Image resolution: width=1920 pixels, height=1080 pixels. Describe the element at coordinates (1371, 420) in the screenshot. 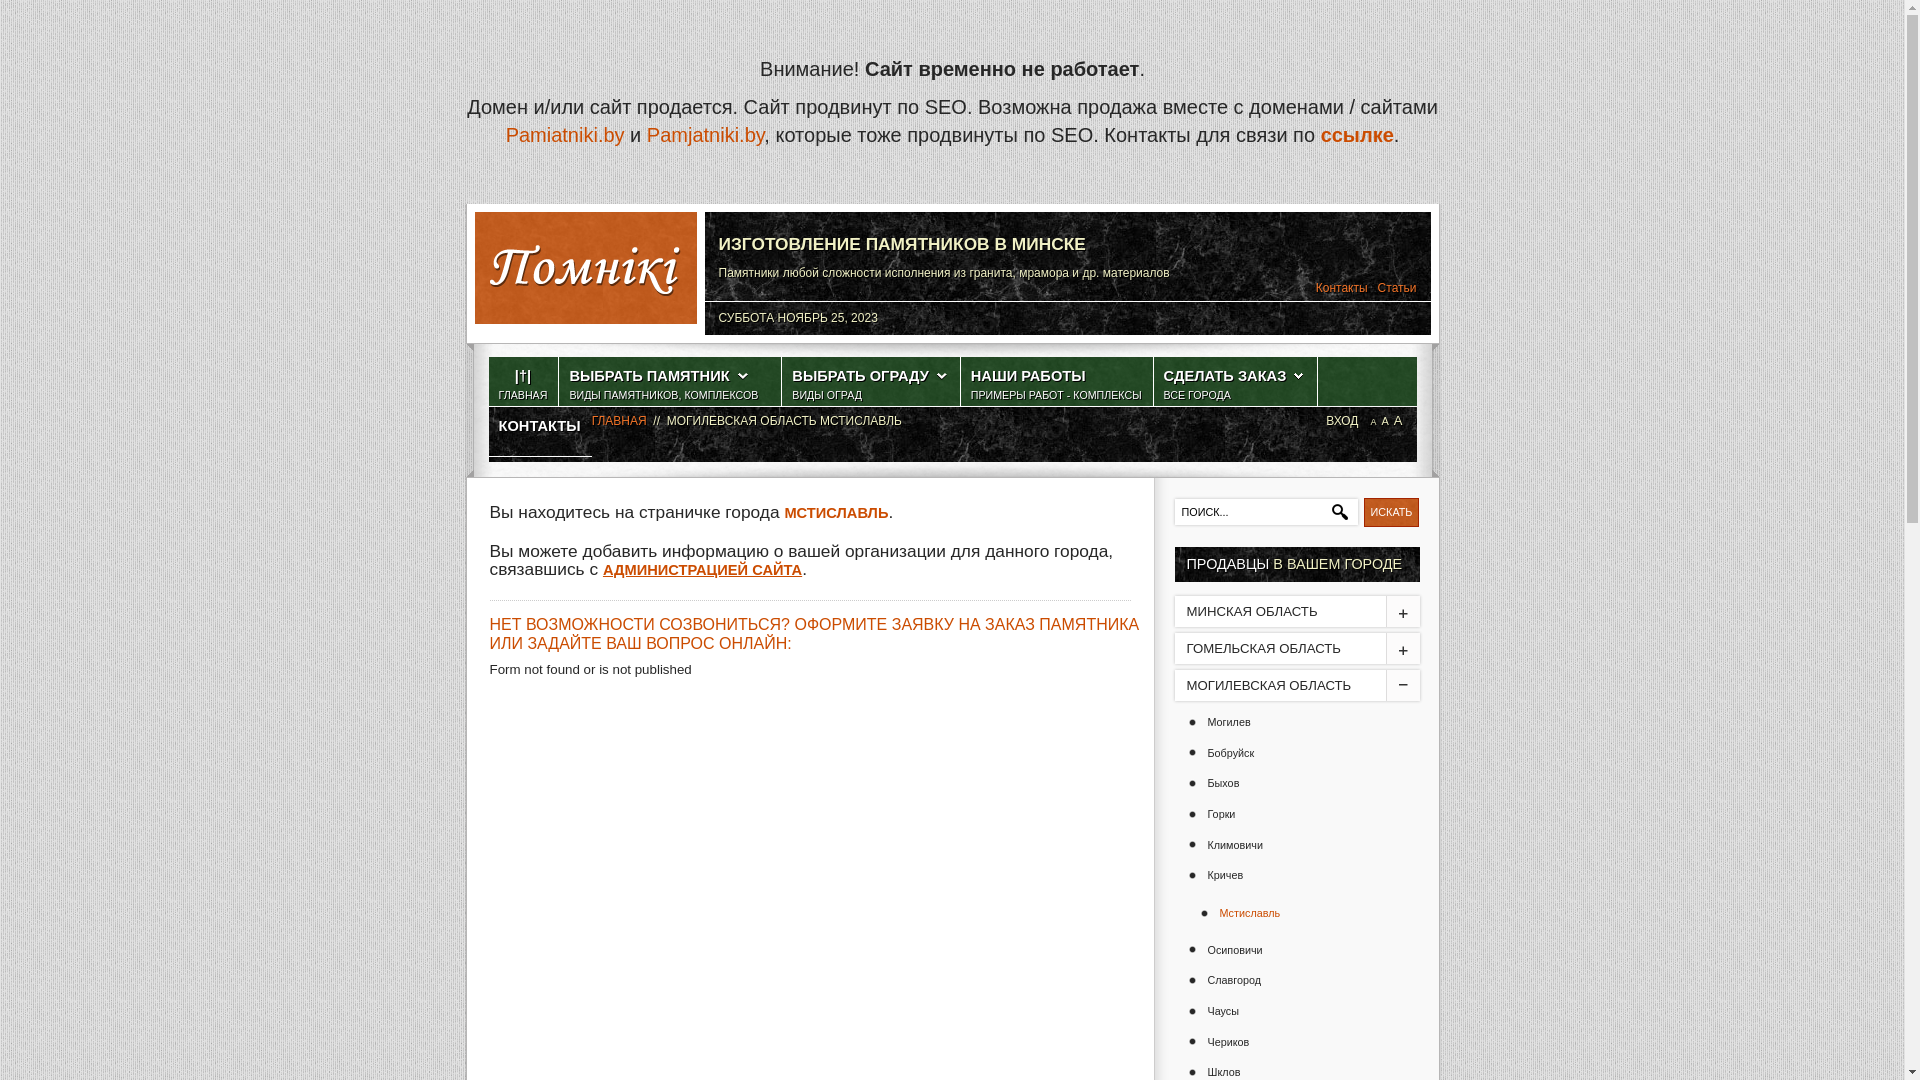

I see `'A'` at that location.